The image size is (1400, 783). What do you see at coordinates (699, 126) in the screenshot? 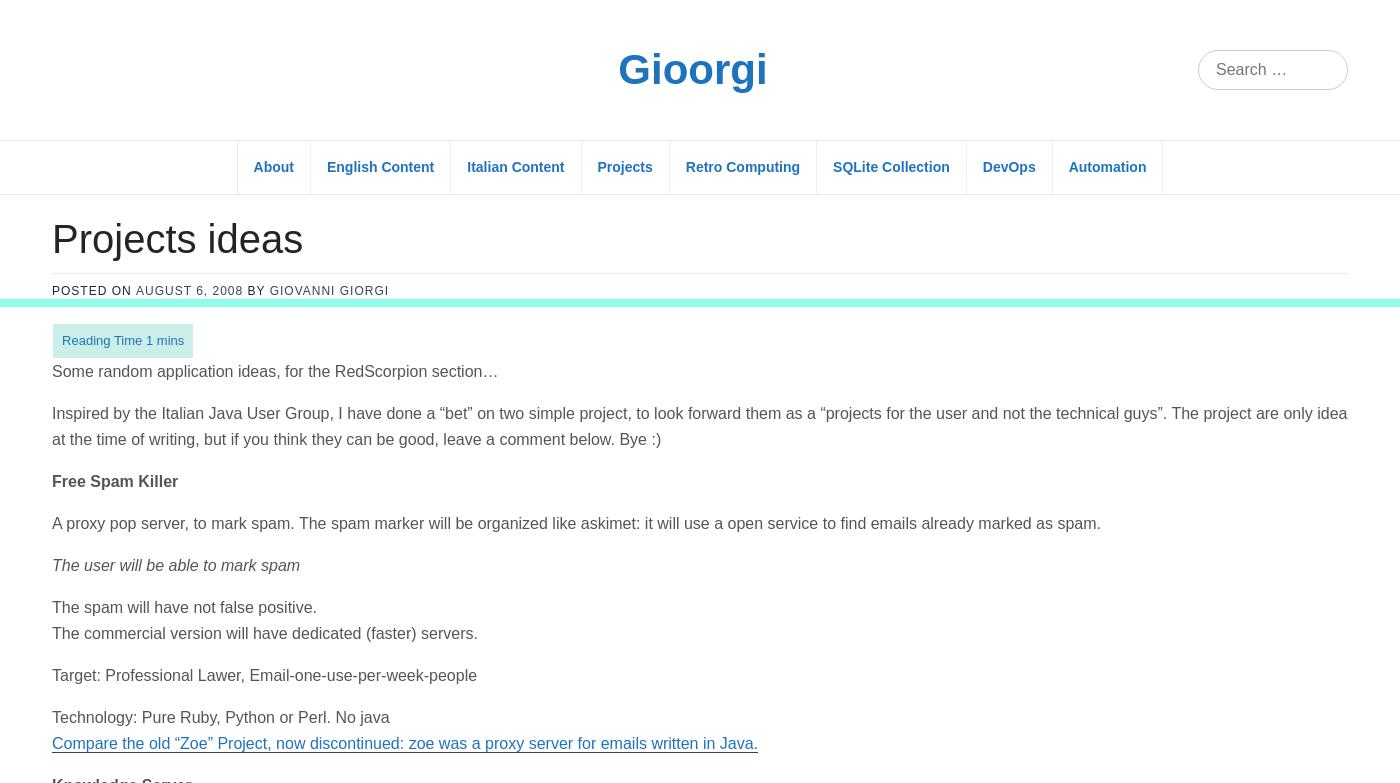
I see `'Inspired by the Italian Java User Group, I have done a “bet” on two simple project, to look forward them as a “projects for the user and not the technical guys”. The project are only idea at the time of writing, but if you think they can be good, leave a comment below. Bye :)'` at bounding box center [699, 126].